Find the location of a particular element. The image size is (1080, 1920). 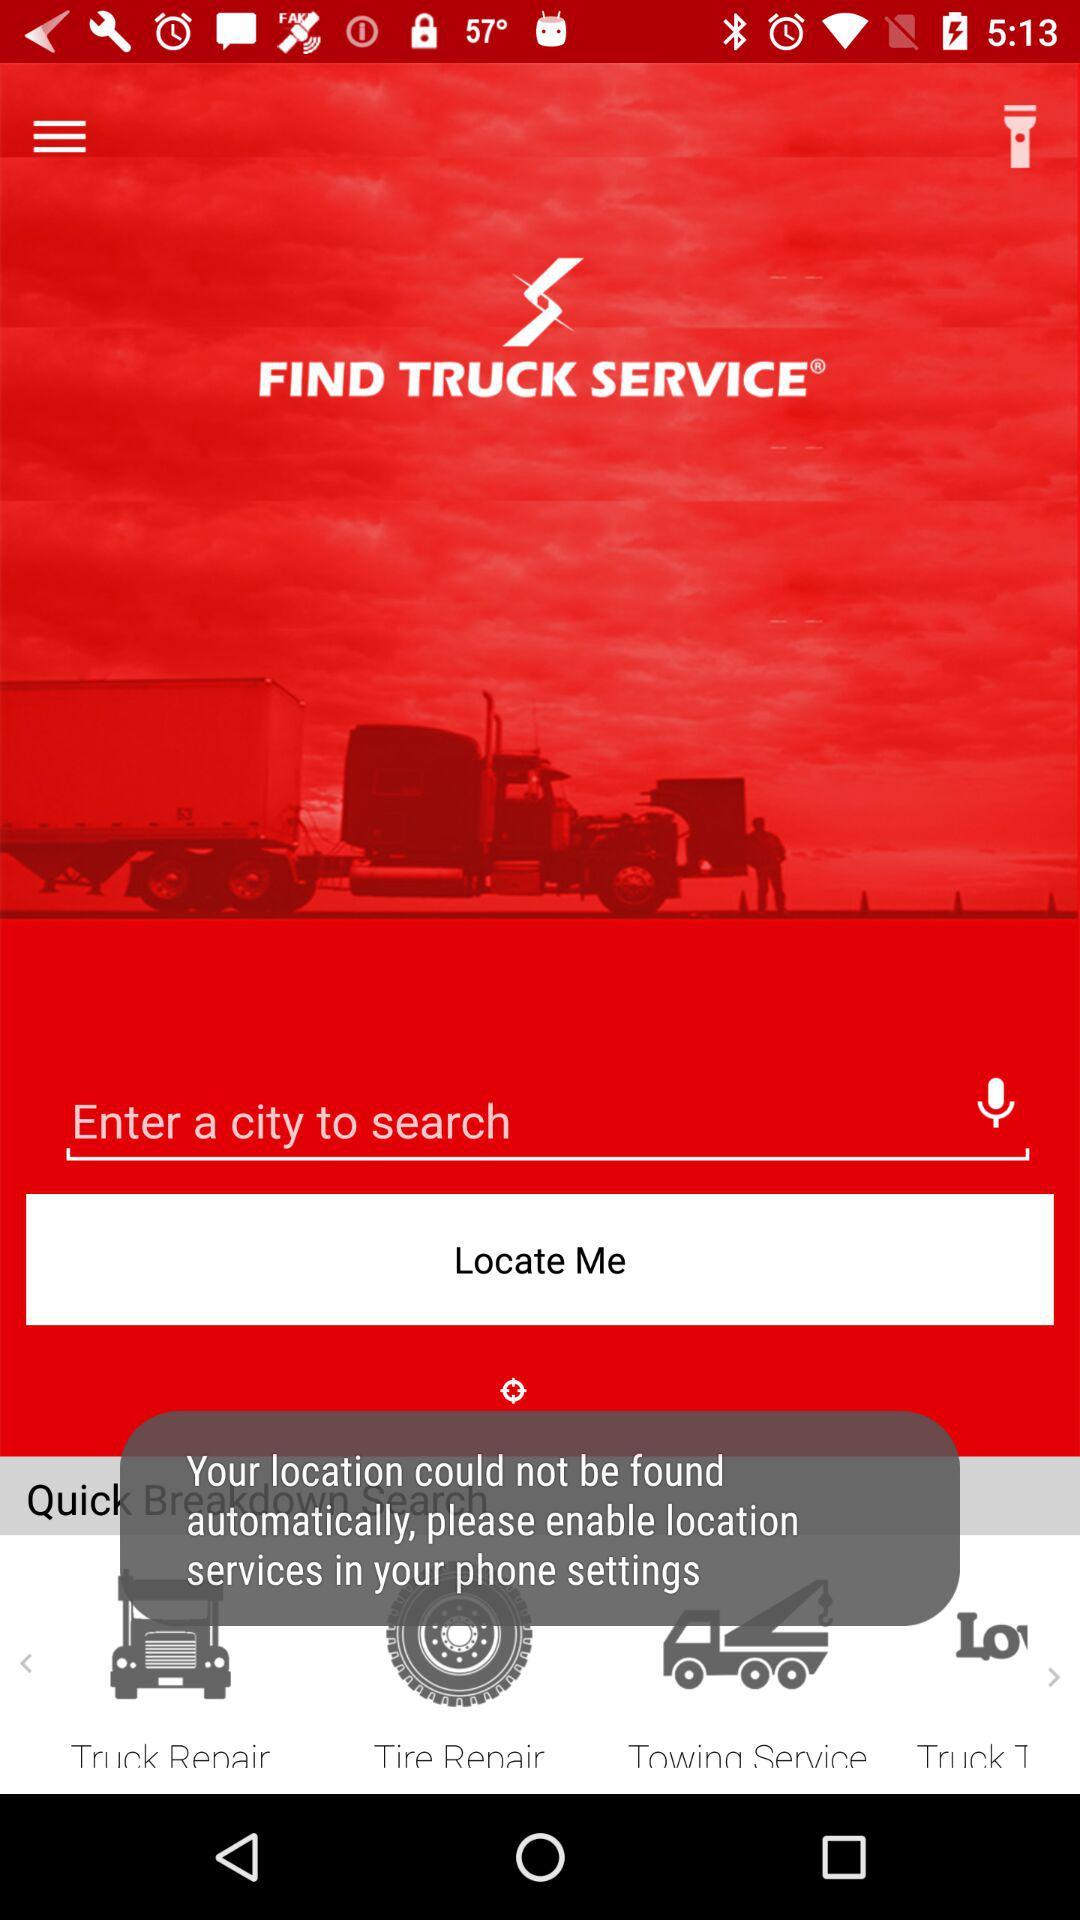

open keyboard is located at coordinates (547, 1123).